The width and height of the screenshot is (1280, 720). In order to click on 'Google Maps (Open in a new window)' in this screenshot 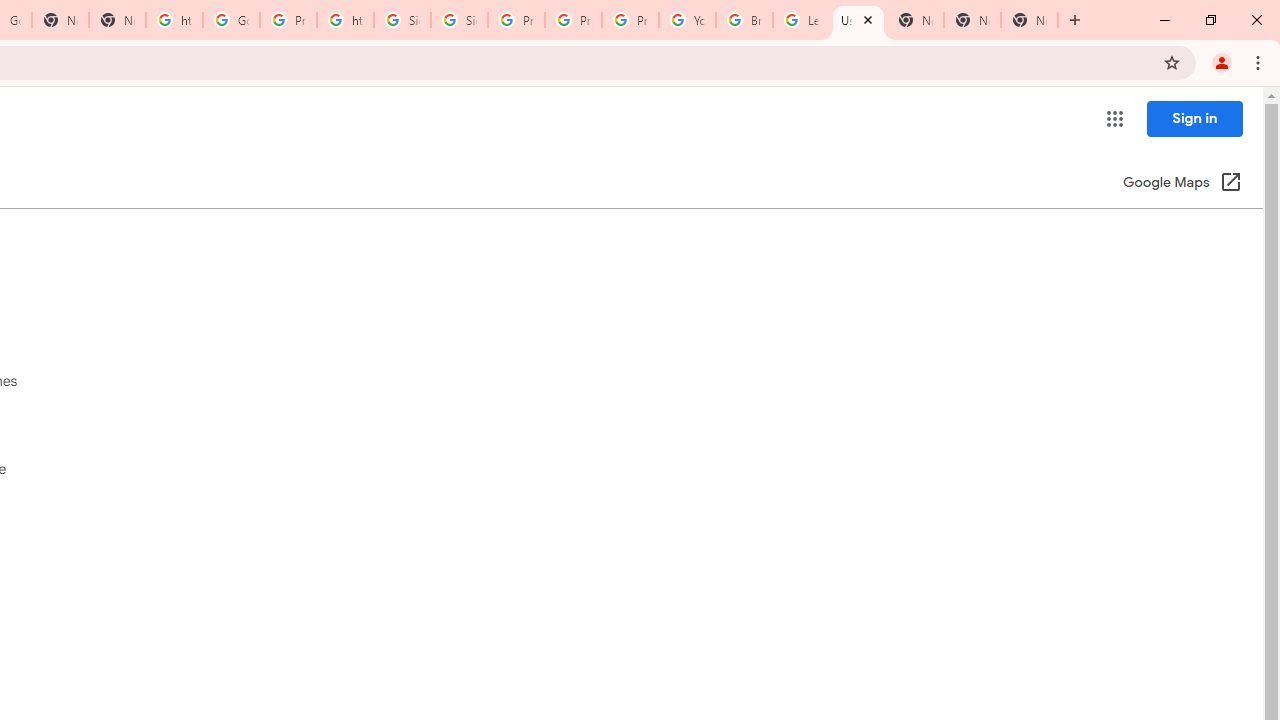, I will do `click(1182, 183)`.